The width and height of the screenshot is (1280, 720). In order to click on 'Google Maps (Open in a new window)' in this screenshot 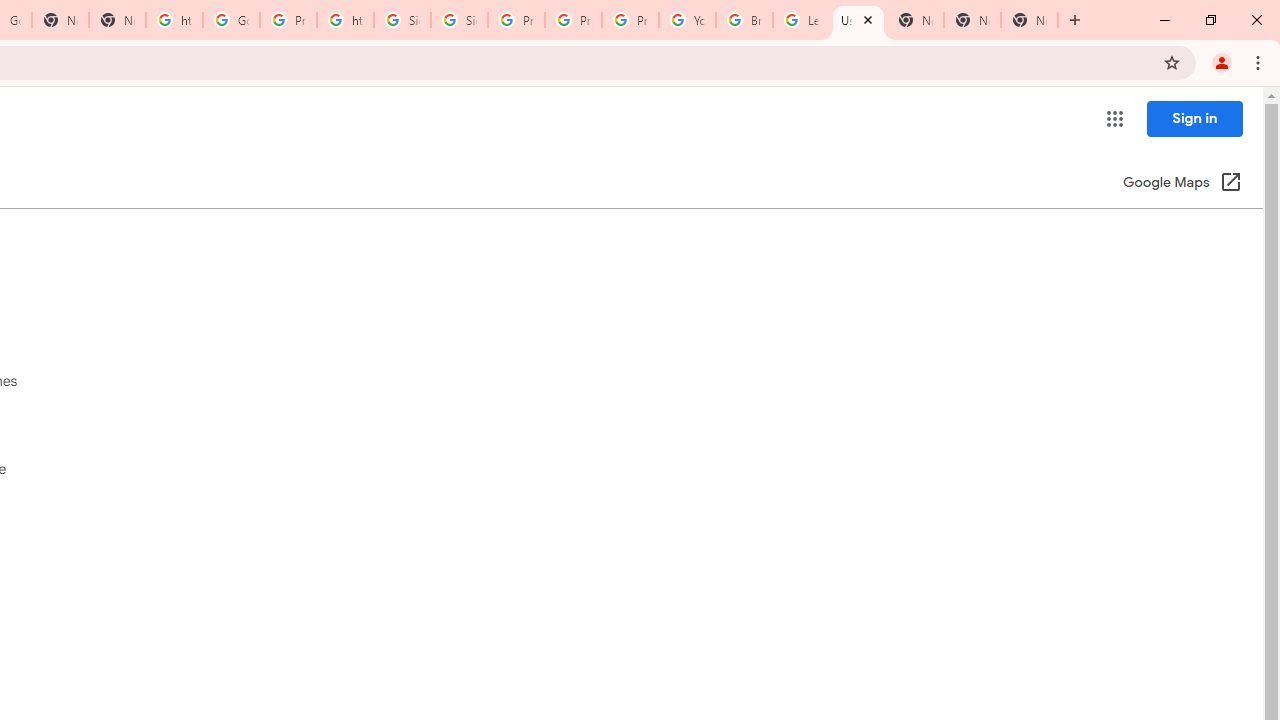, I will do `click(1182, 183)`.